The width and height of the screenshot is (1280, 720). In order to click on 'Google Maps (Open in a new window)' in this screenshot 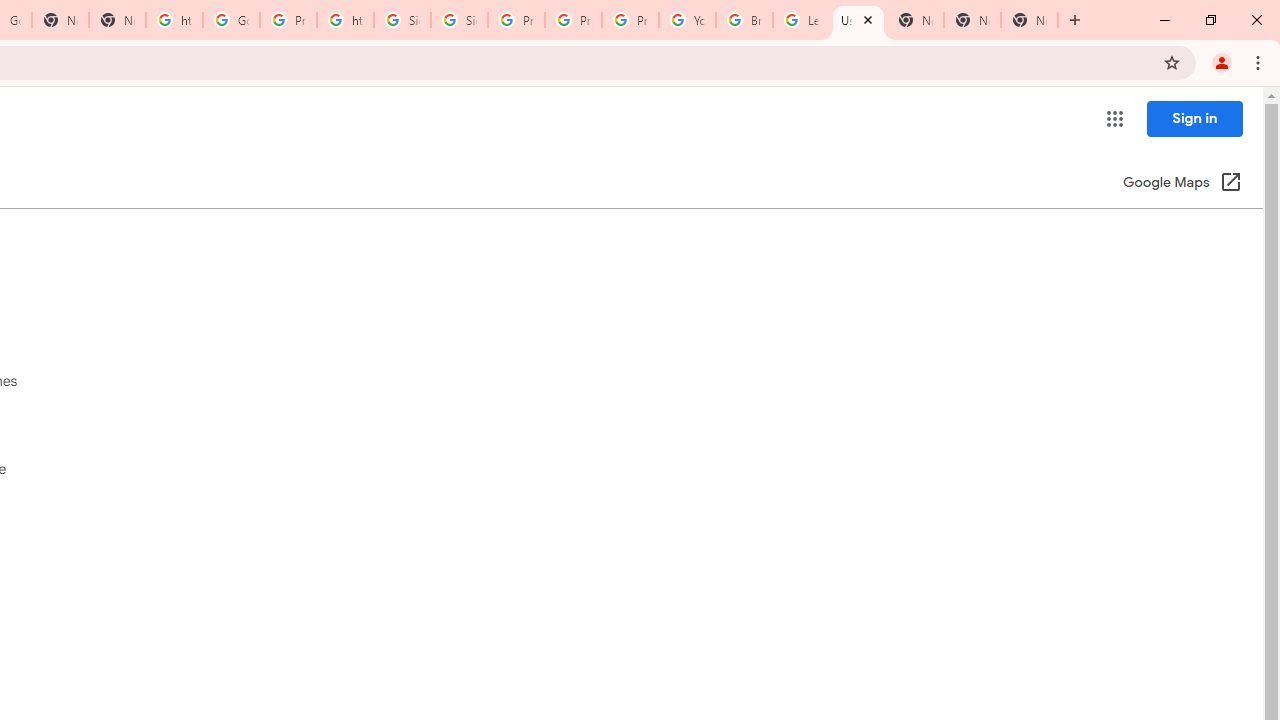, I will do `click(1182, 183)`.